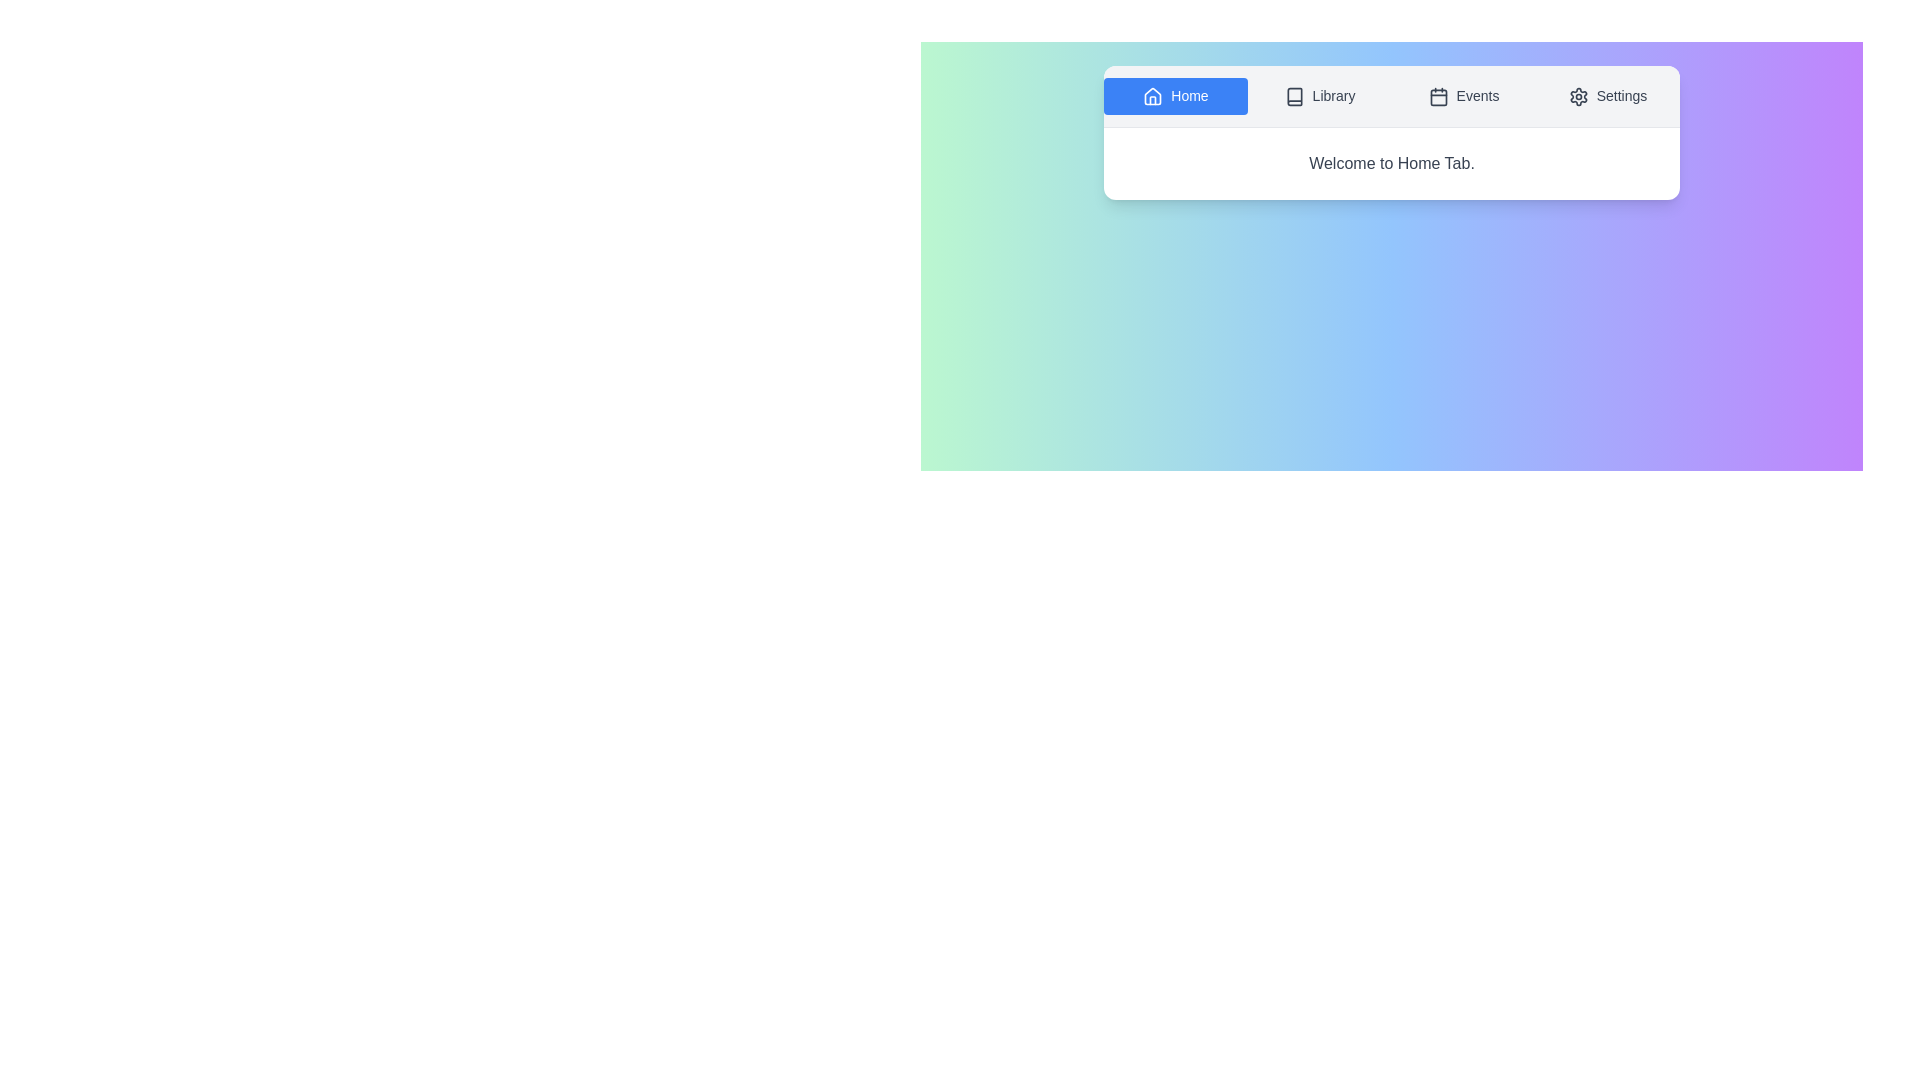 This screenshot has height=1080, width=1920. Describe the element at coordinates (1437, 97) in the screenshot. I see `the 'Events' icon located in the top navigation bar, which is the third button from the left and positioned before the label text 'Events'` at that location.